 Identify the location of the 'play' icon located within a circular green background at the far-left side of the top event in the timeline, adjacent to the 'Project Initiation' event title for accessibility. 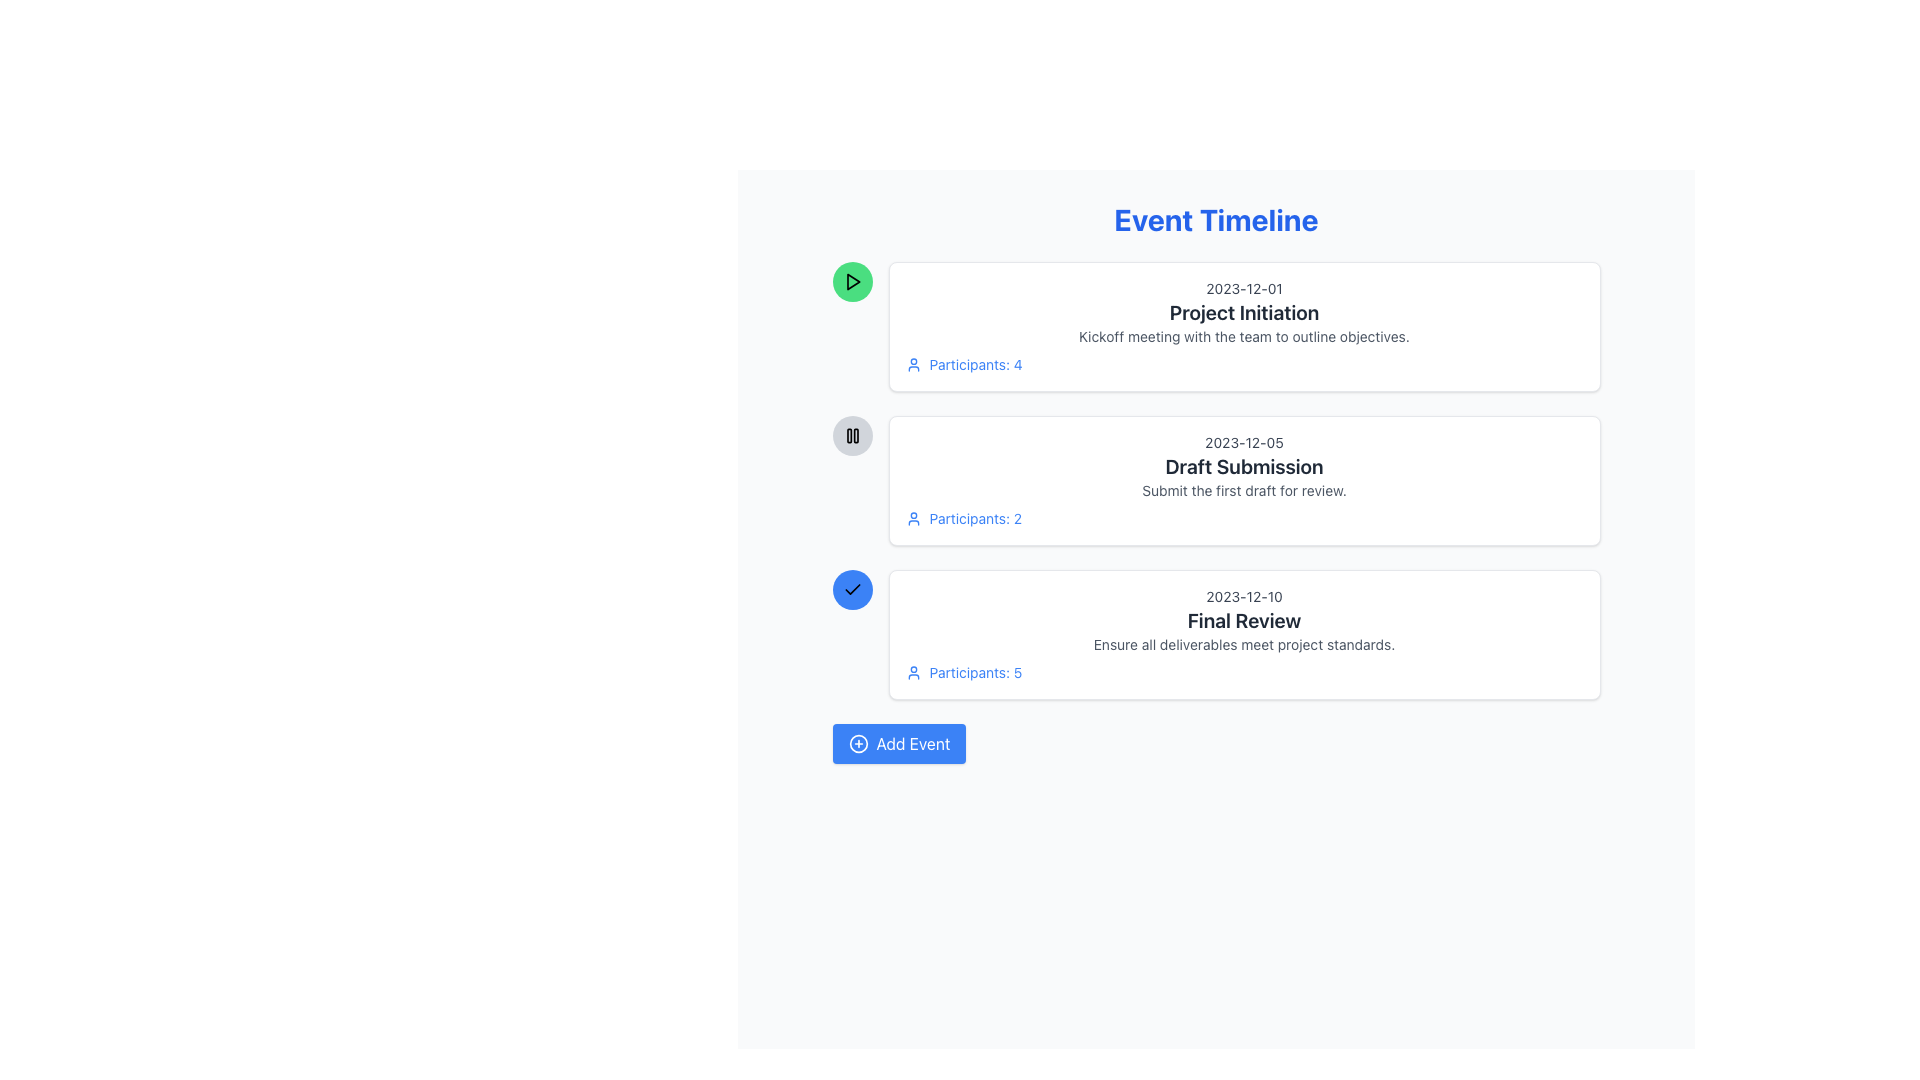
(852, 281).